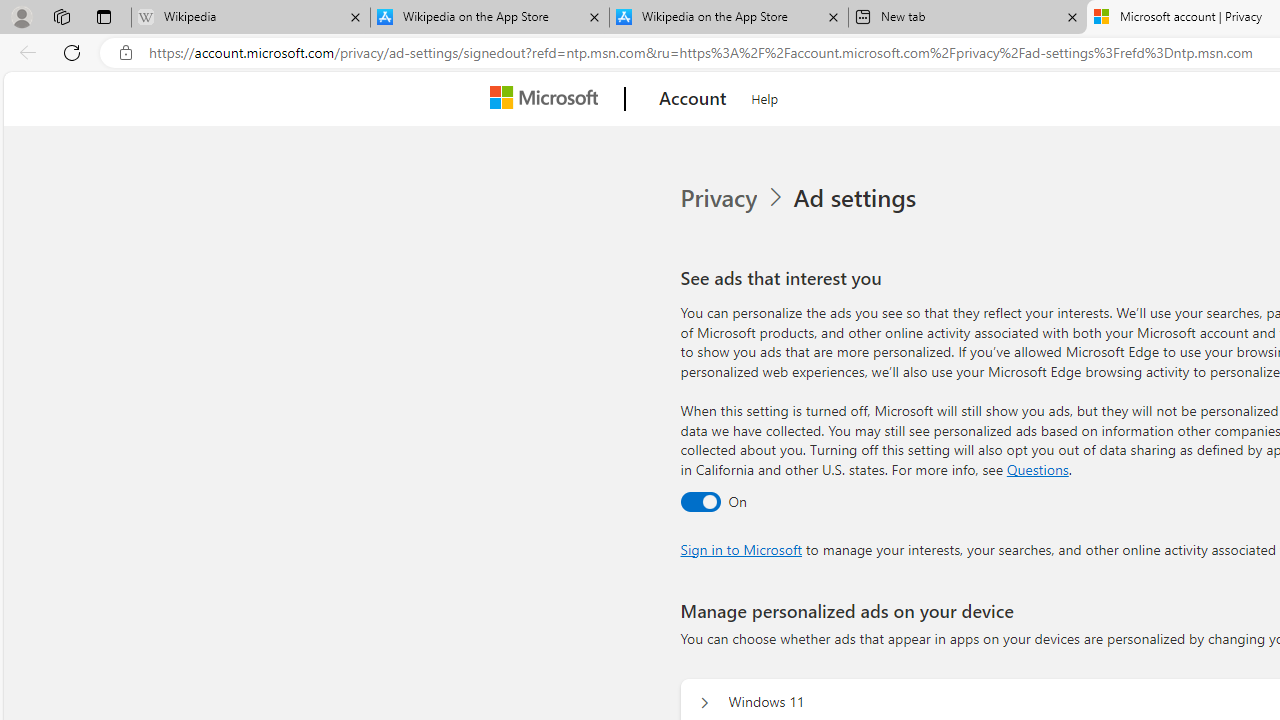  What do you see at coordinates (1037, 469) in the screenshot?
I see `'Go to Questions section'` at bounding box center [1037, 469].